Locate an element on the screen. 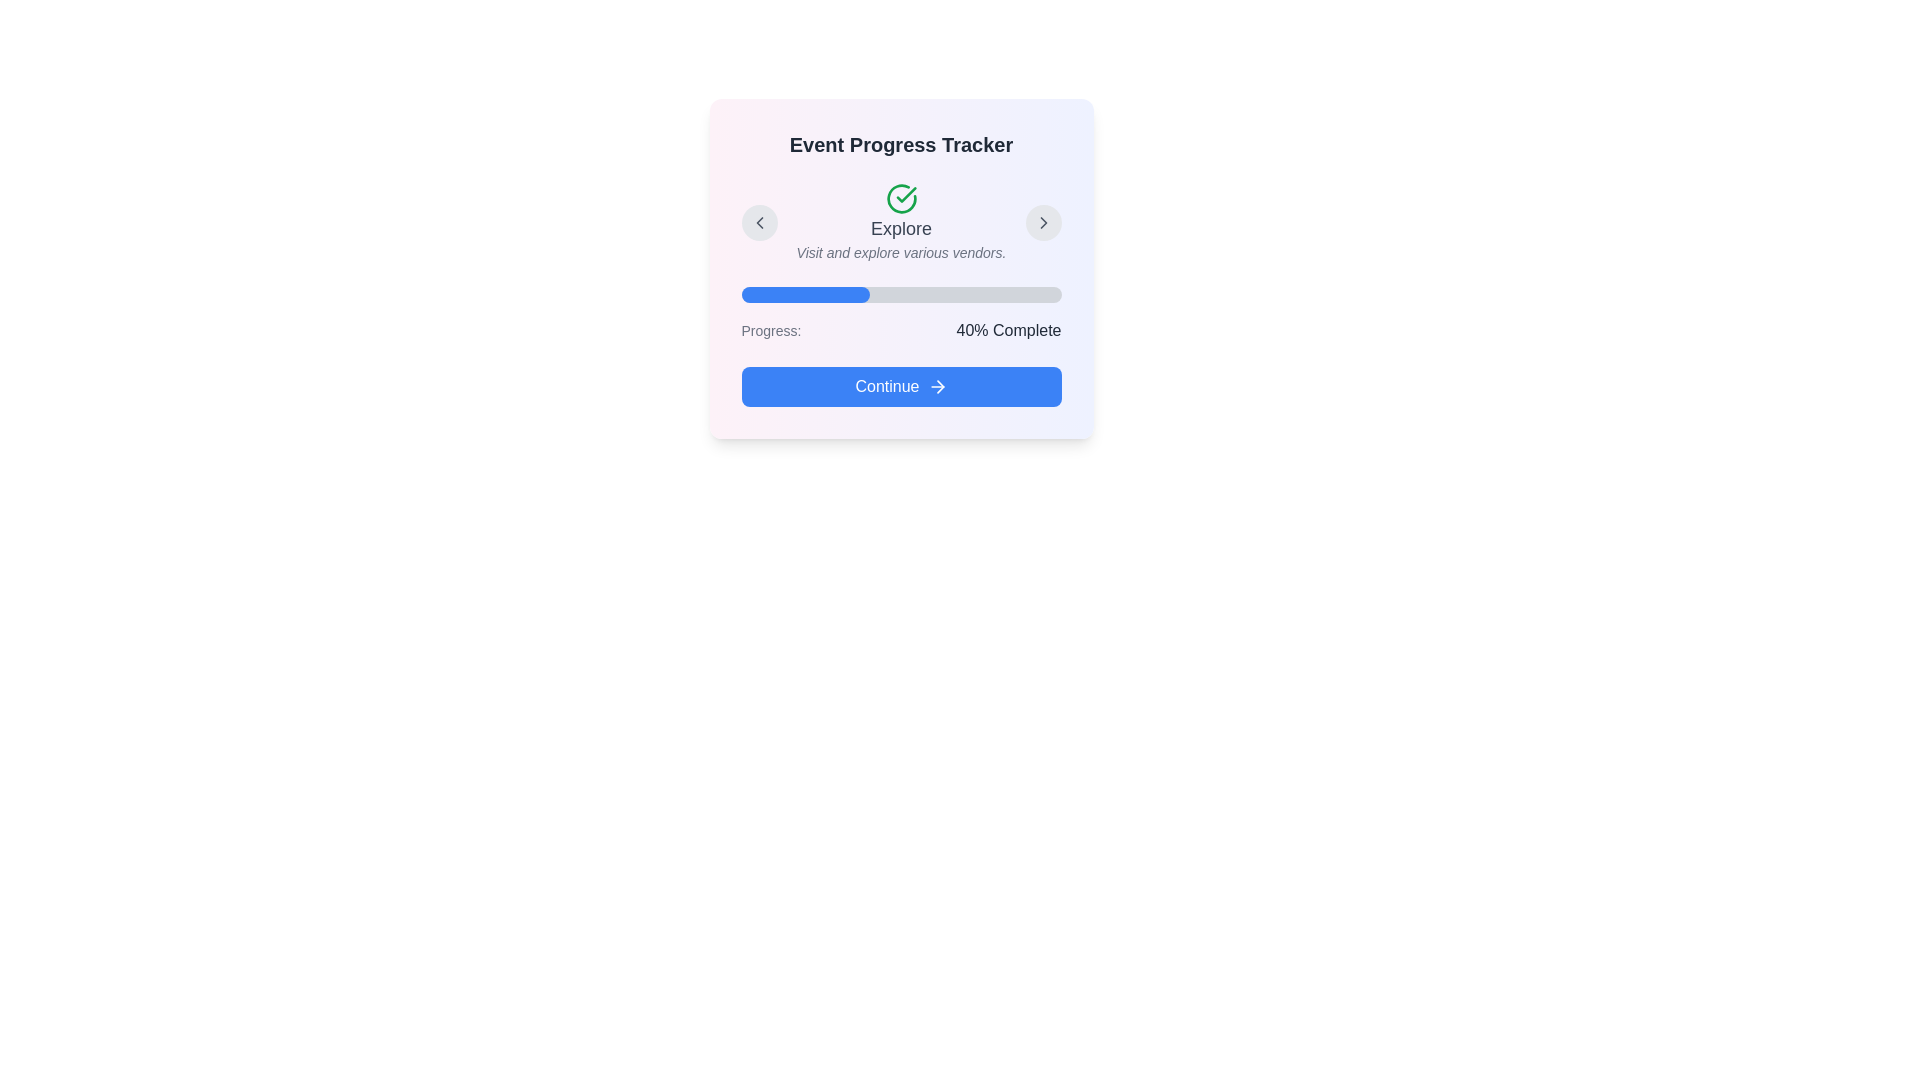  the horizontal progress bar with a gray background and blue filled portion, located below the 'Explore' heading and above the 'Progress' label is located at coordinates (900, 294).